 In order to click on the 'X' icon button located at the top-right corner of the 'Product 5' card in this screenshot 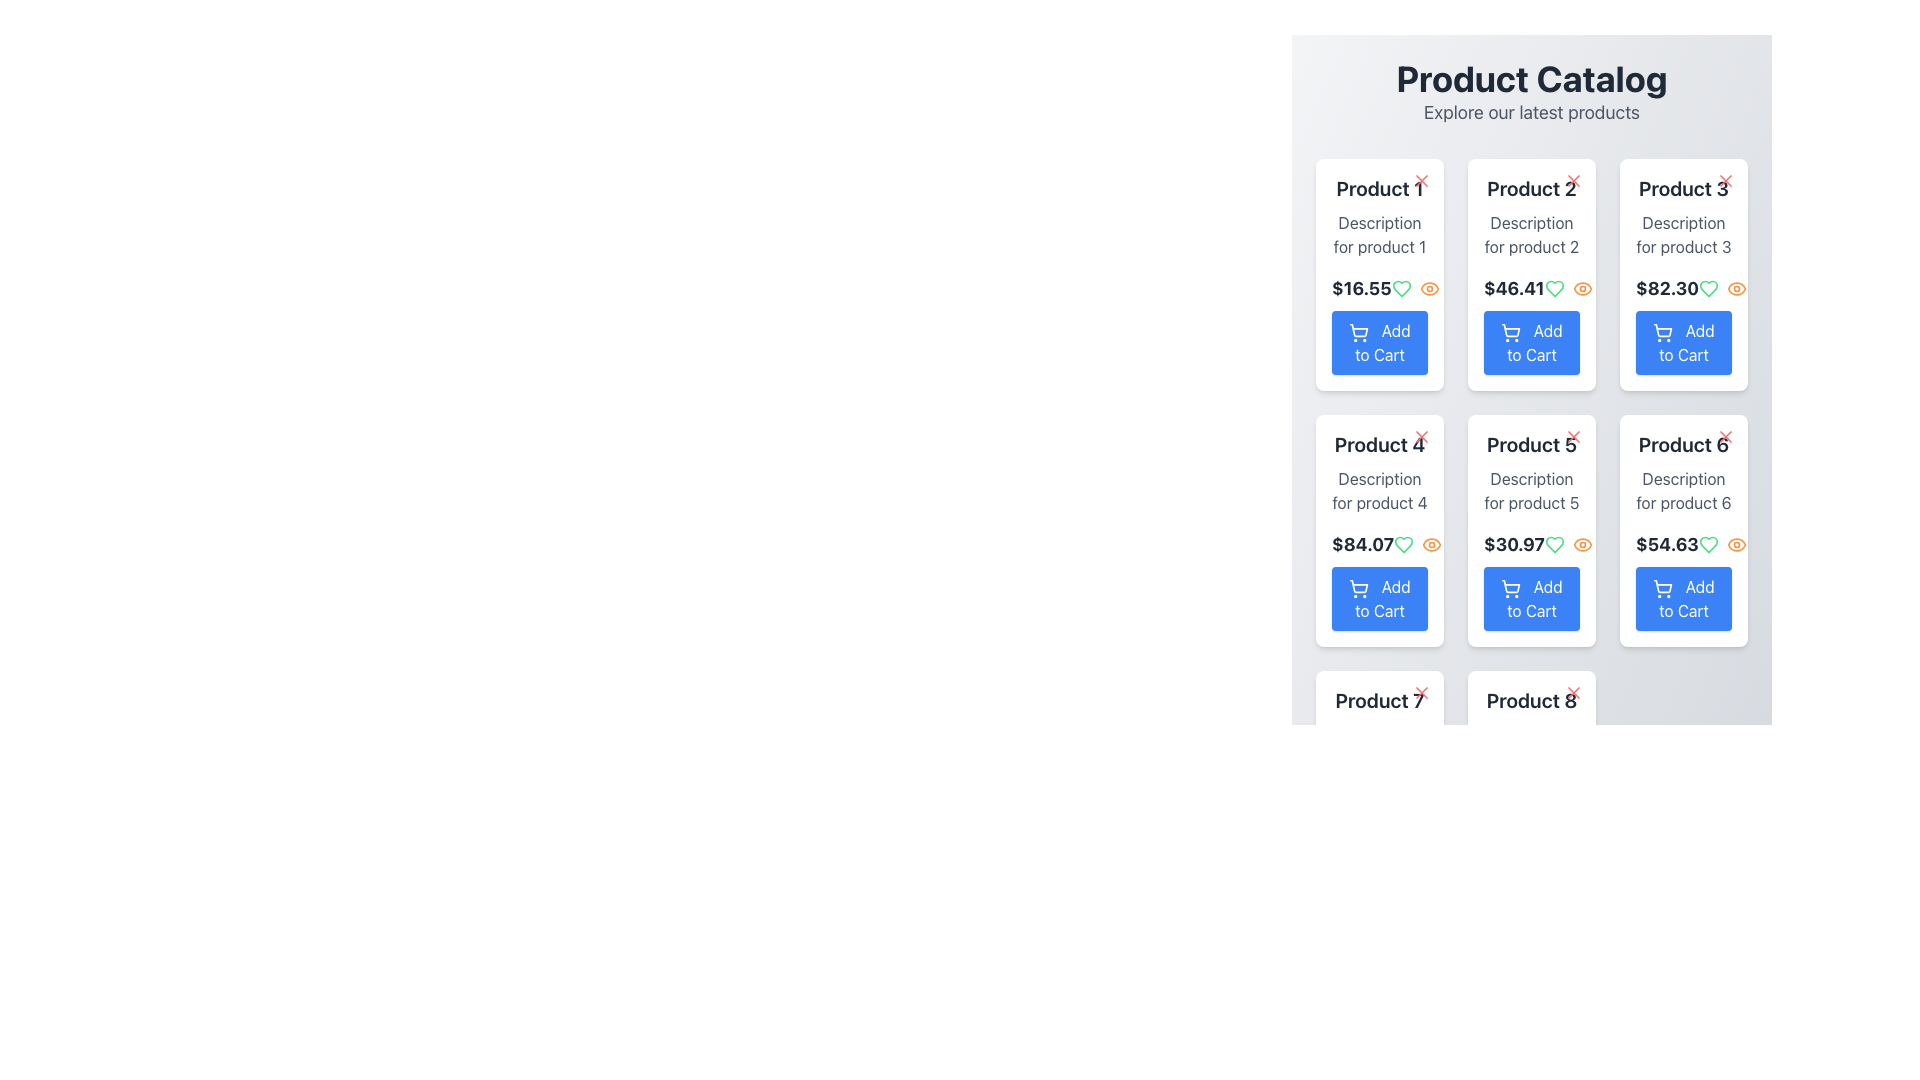, I will do `click(1573, 435)`.